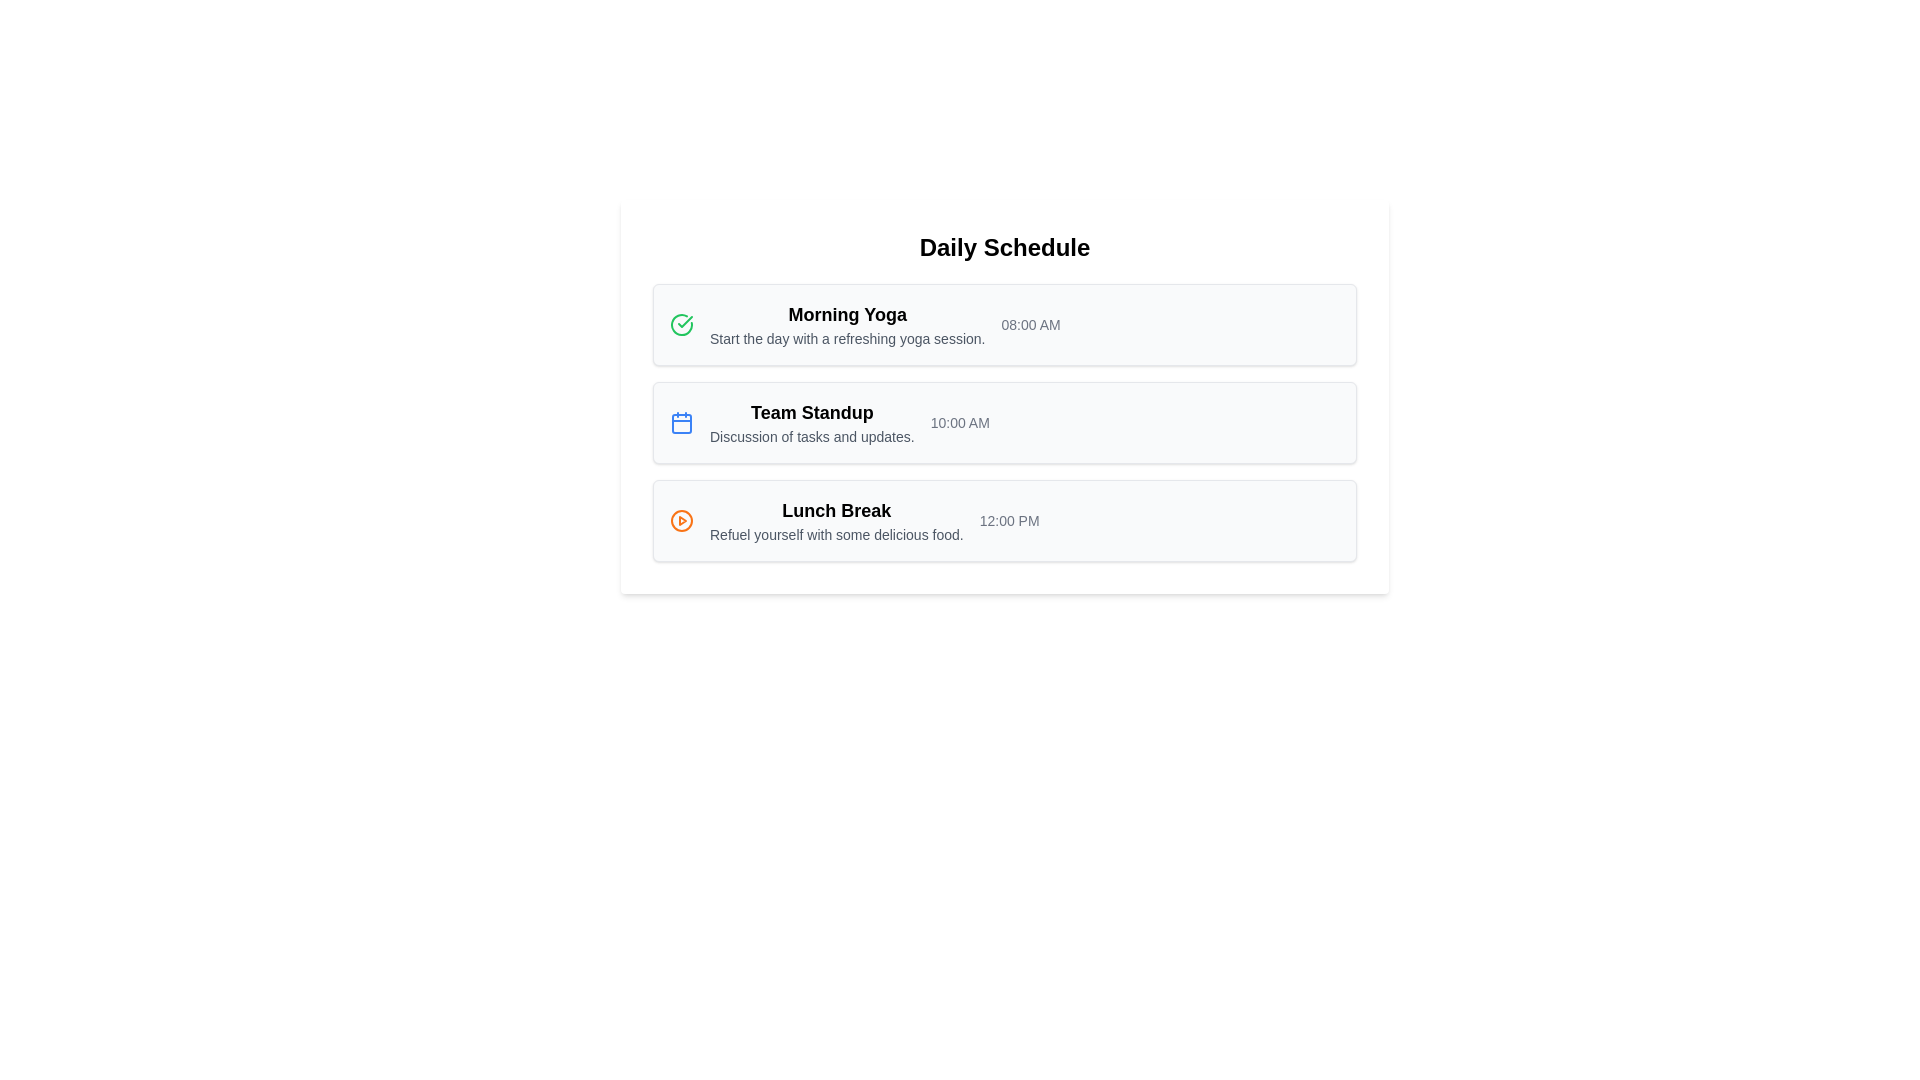  I want to click on the completion icon for the 'Morning Yoga' session, which is a checkmark located within the first card of the daily schedule, to the left of the text description, so click(685, 320).